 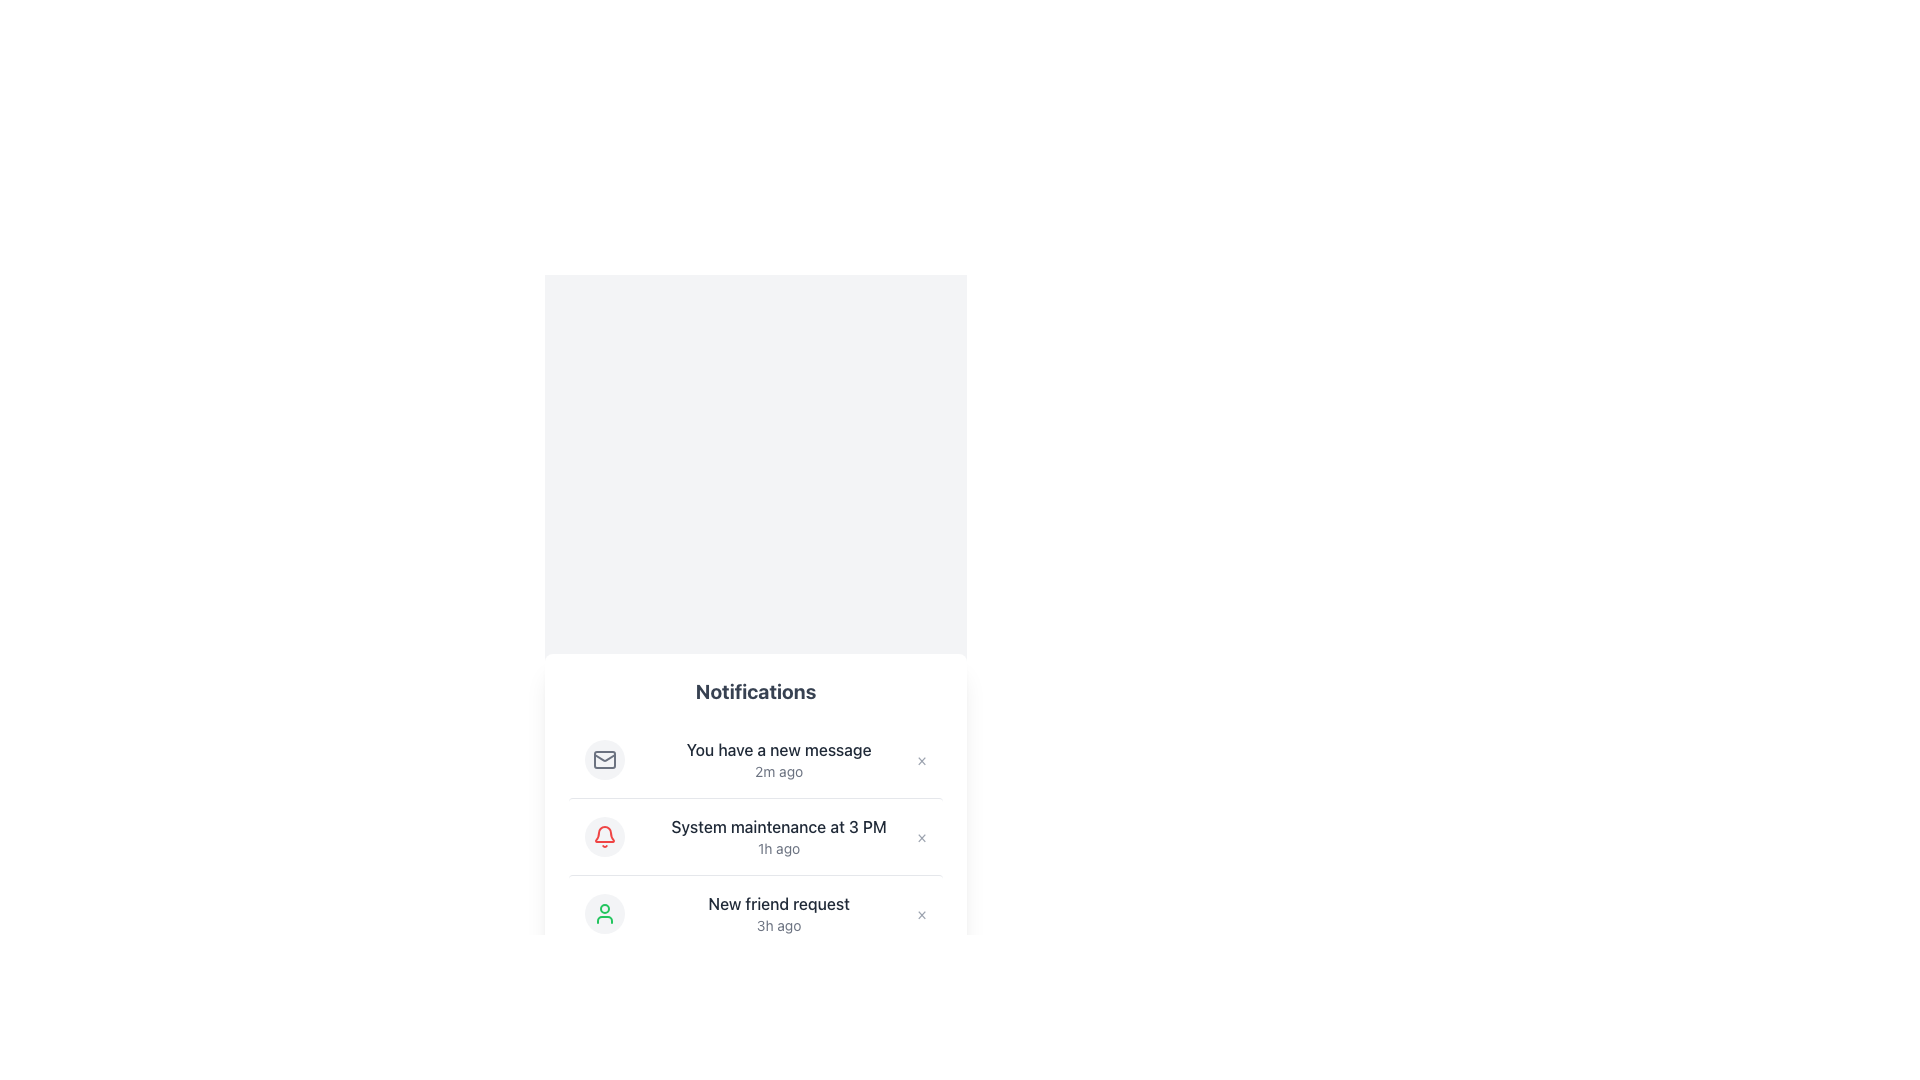 What do you see at coordinates (754, 913) in the screenshot?
I see `the third notification list item component that informs the user about a new friend request received 3 hours ago to navigate or interact with it` at bounding box center [754, 913].